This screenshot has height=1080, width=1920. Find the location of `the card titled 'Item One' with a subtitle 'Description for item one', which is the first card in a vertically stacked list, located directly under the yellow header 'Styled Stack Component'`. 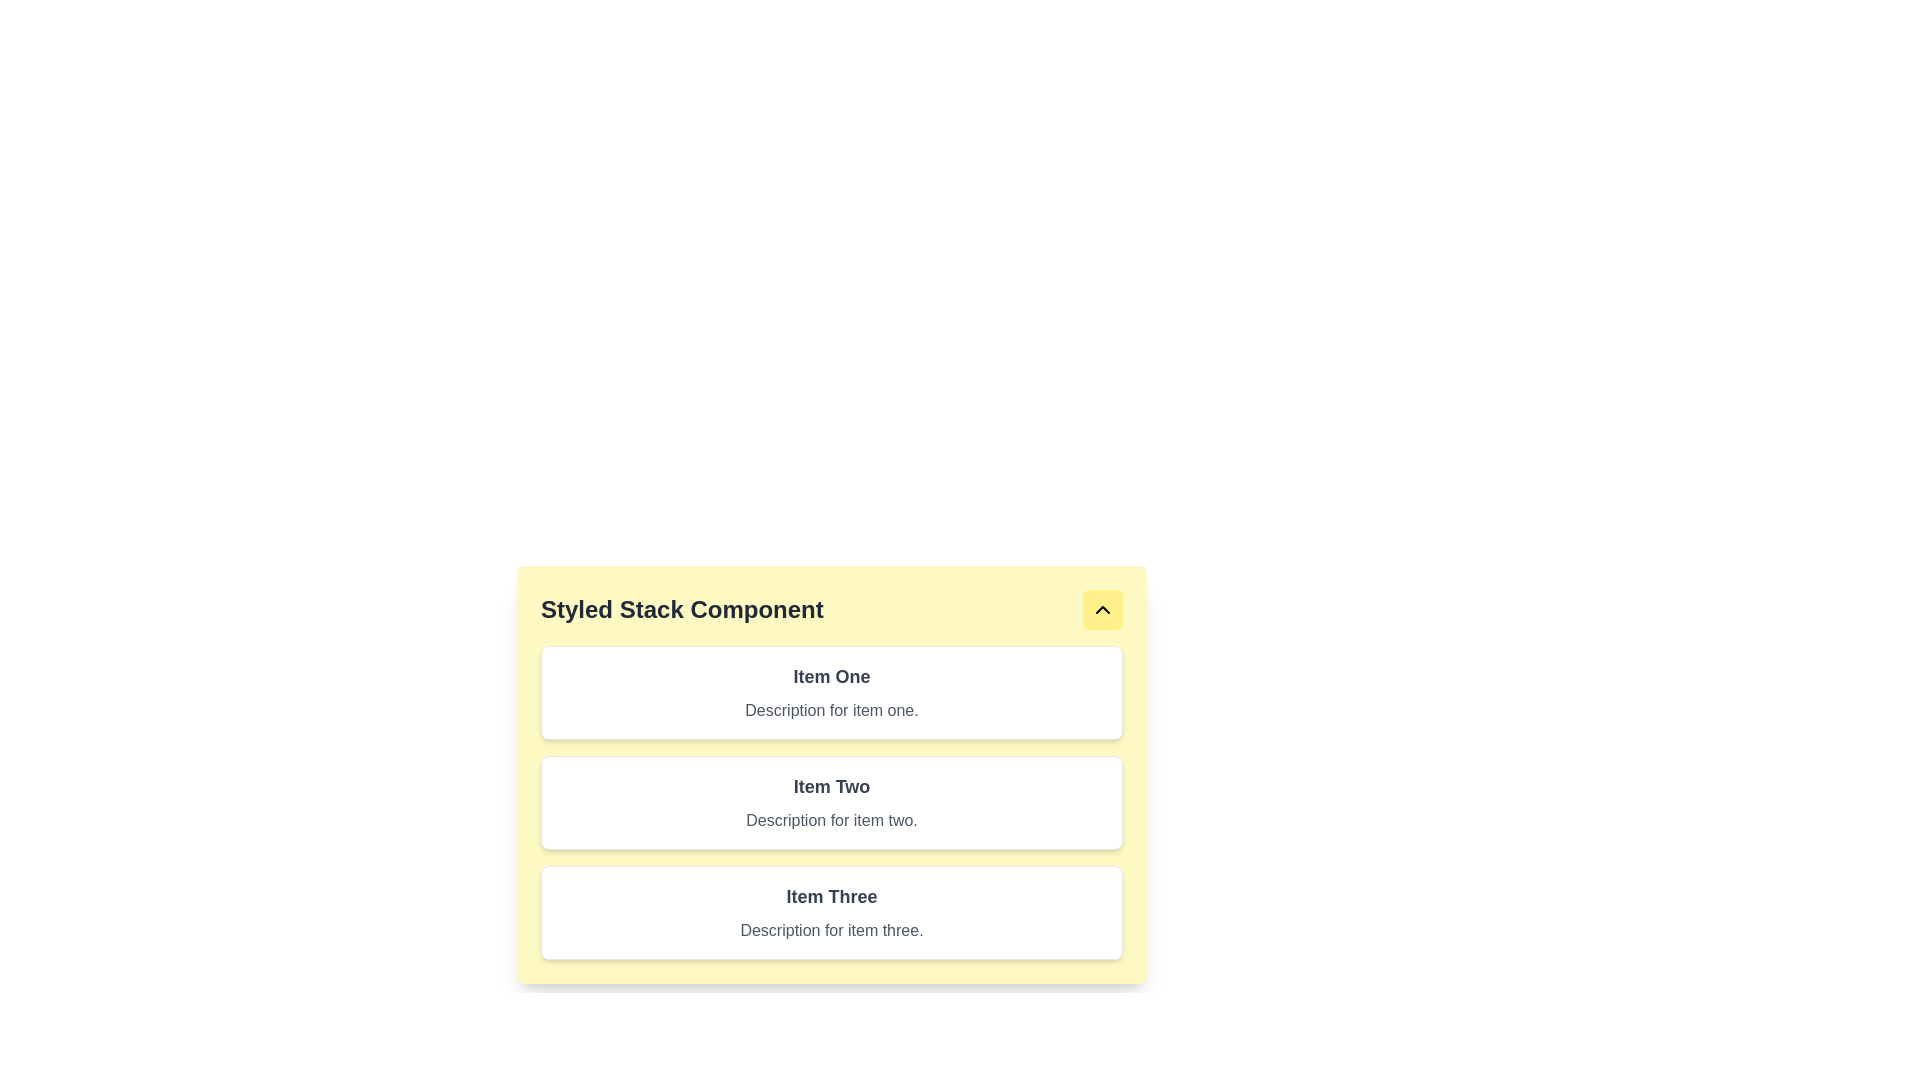

the card titled 'Item One' with a subtitle 'Description for item one', which is the first card in a vertically stacked list, located directly under the yellow header 'Styled Stack Component' is located at coordinates (831, 692).